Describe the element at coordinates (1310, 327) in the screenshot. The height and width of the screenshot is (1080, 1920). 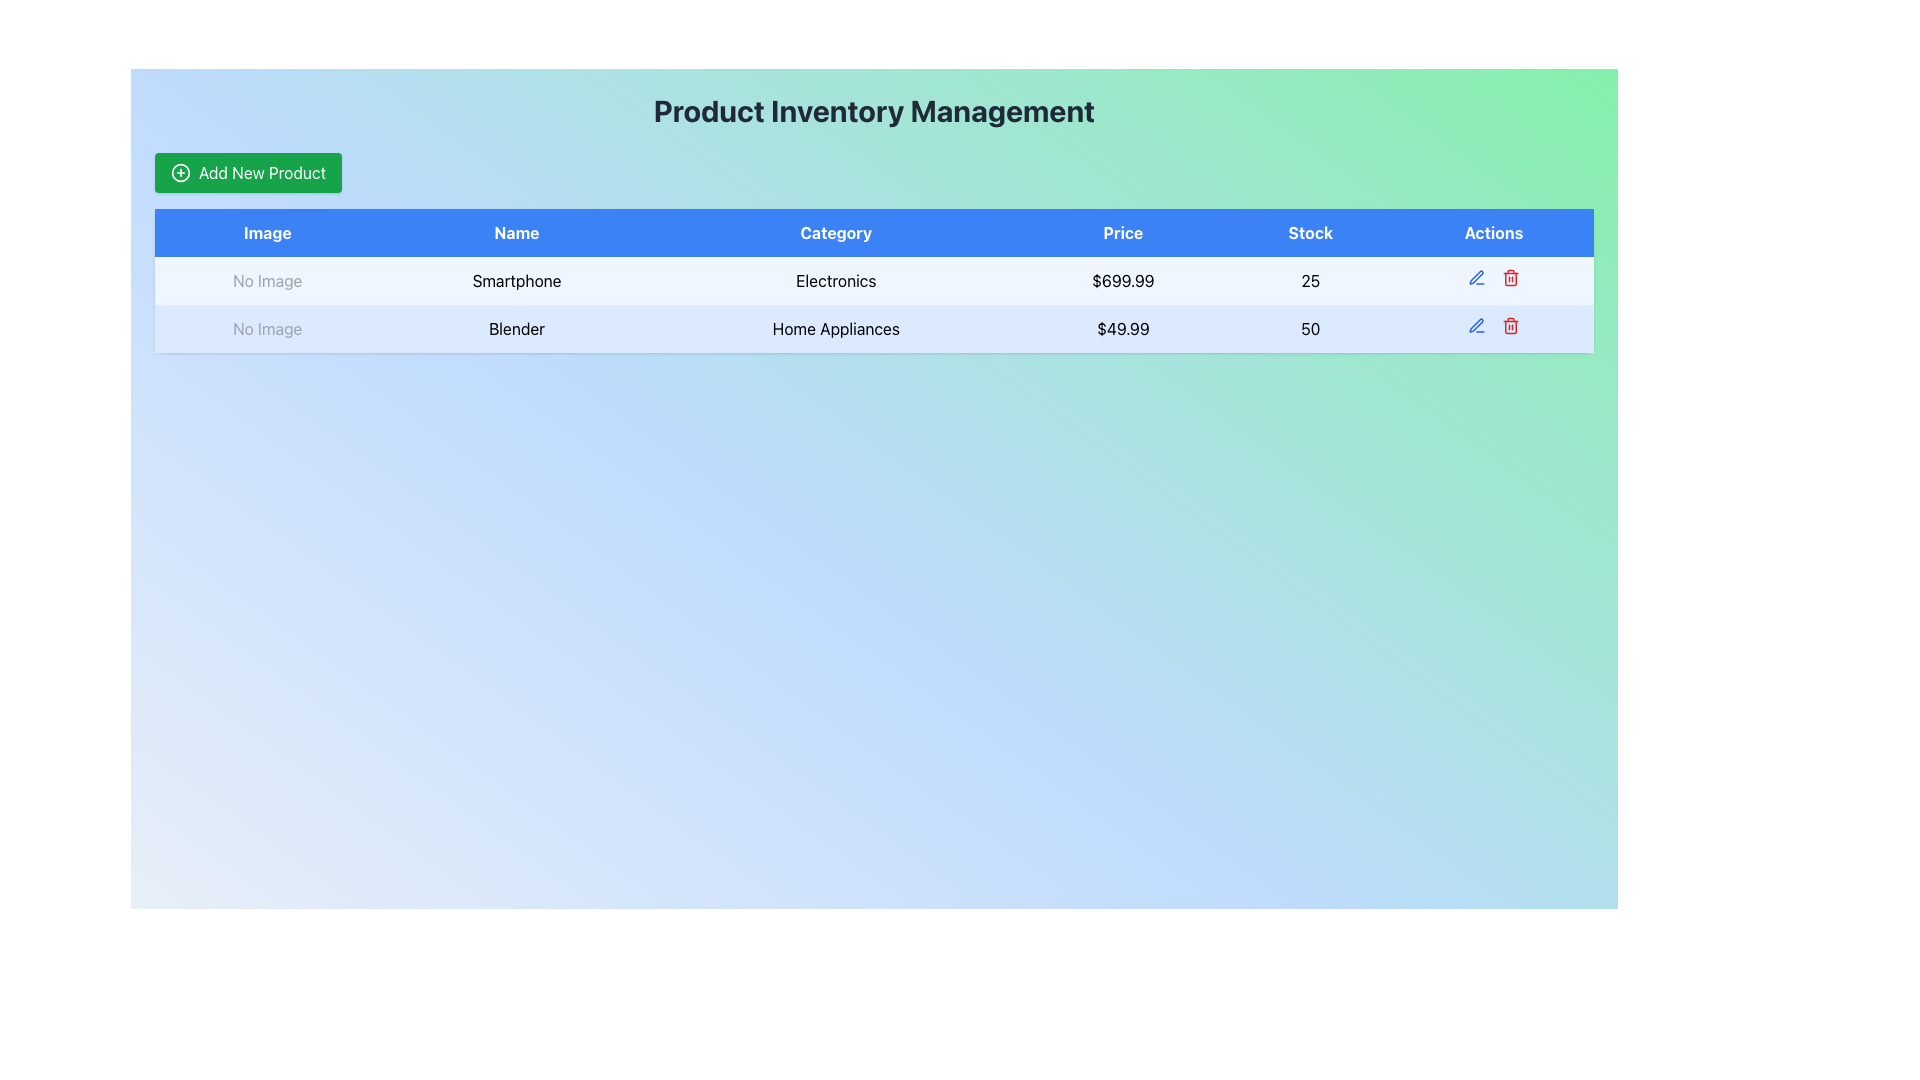
I see `the Text Label displaying the stock quantity of the 'Blender' item, located in the fifth column of the second row of the table under the 'Stock' header` at that location.